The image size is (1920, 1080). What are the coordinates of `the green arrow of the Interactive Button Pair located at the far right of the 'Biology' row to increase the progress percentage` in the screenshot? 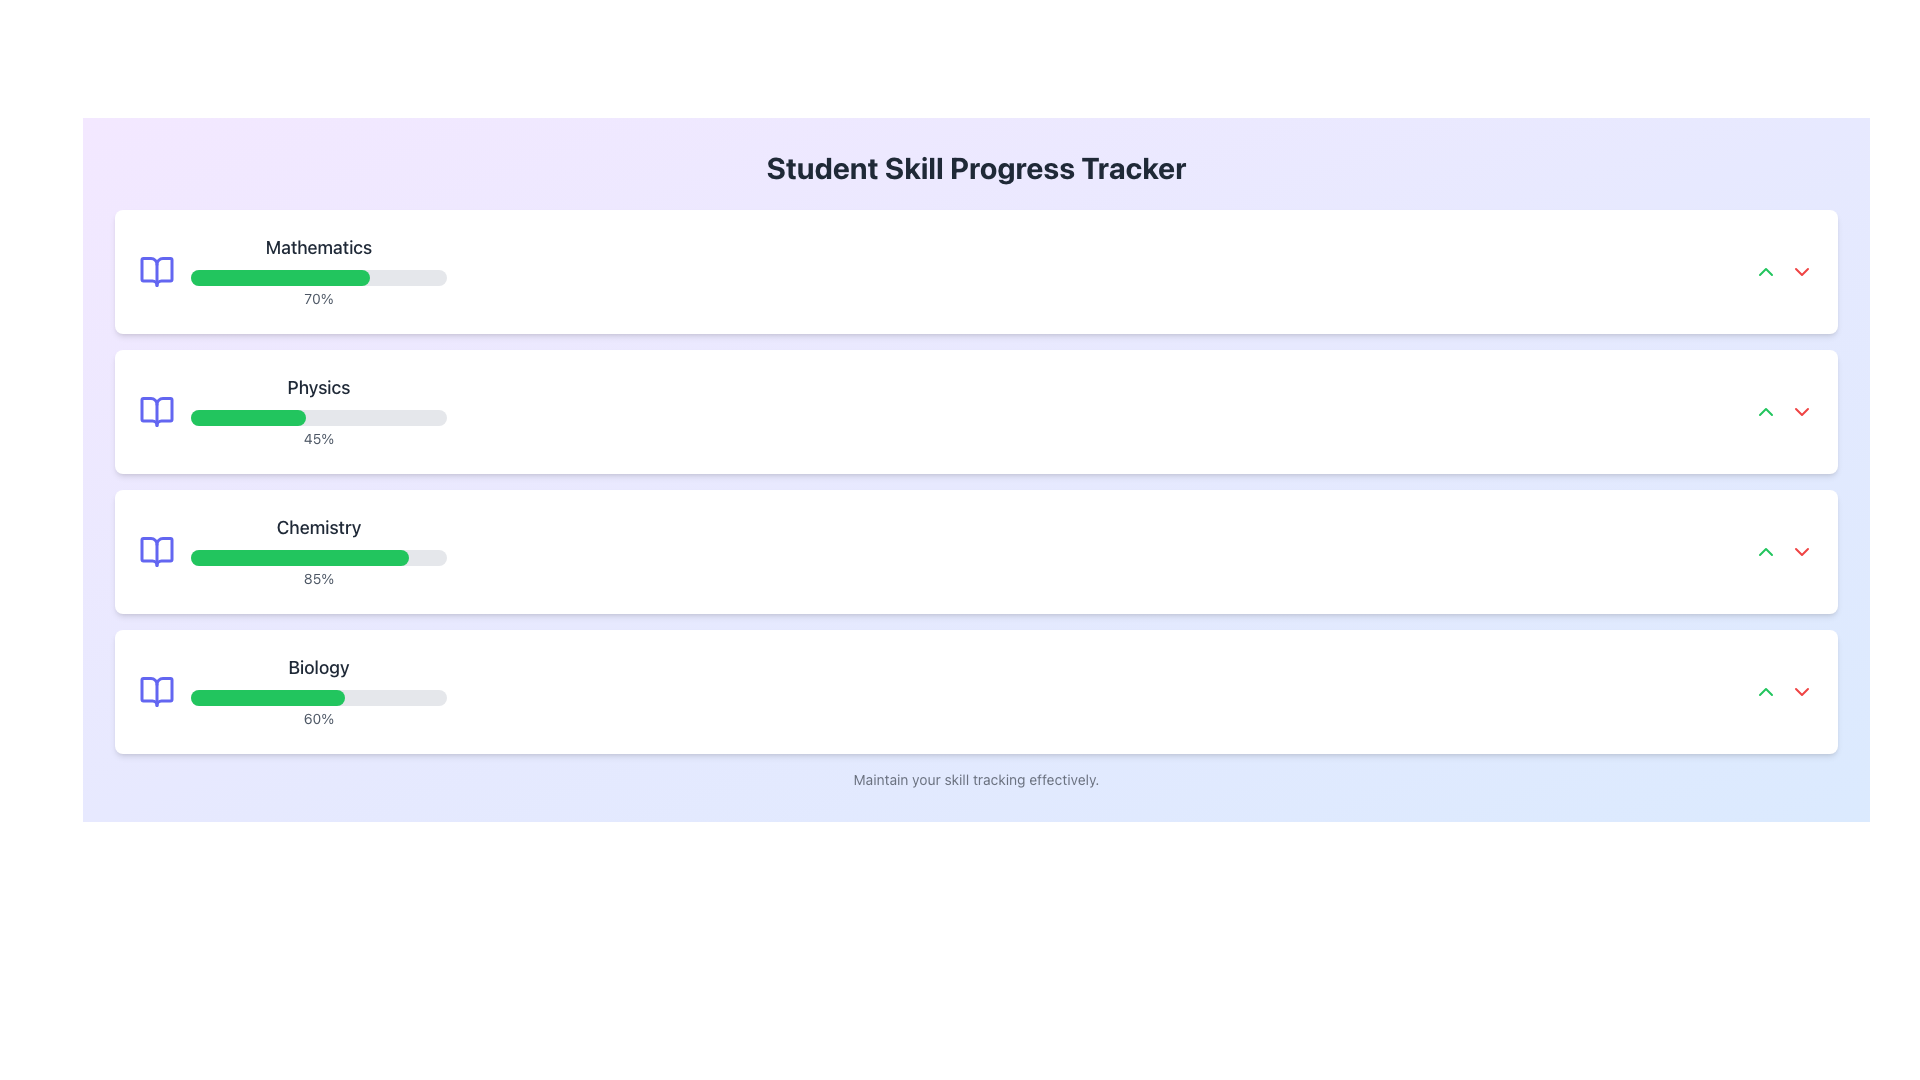 It's located at (1784, 690).